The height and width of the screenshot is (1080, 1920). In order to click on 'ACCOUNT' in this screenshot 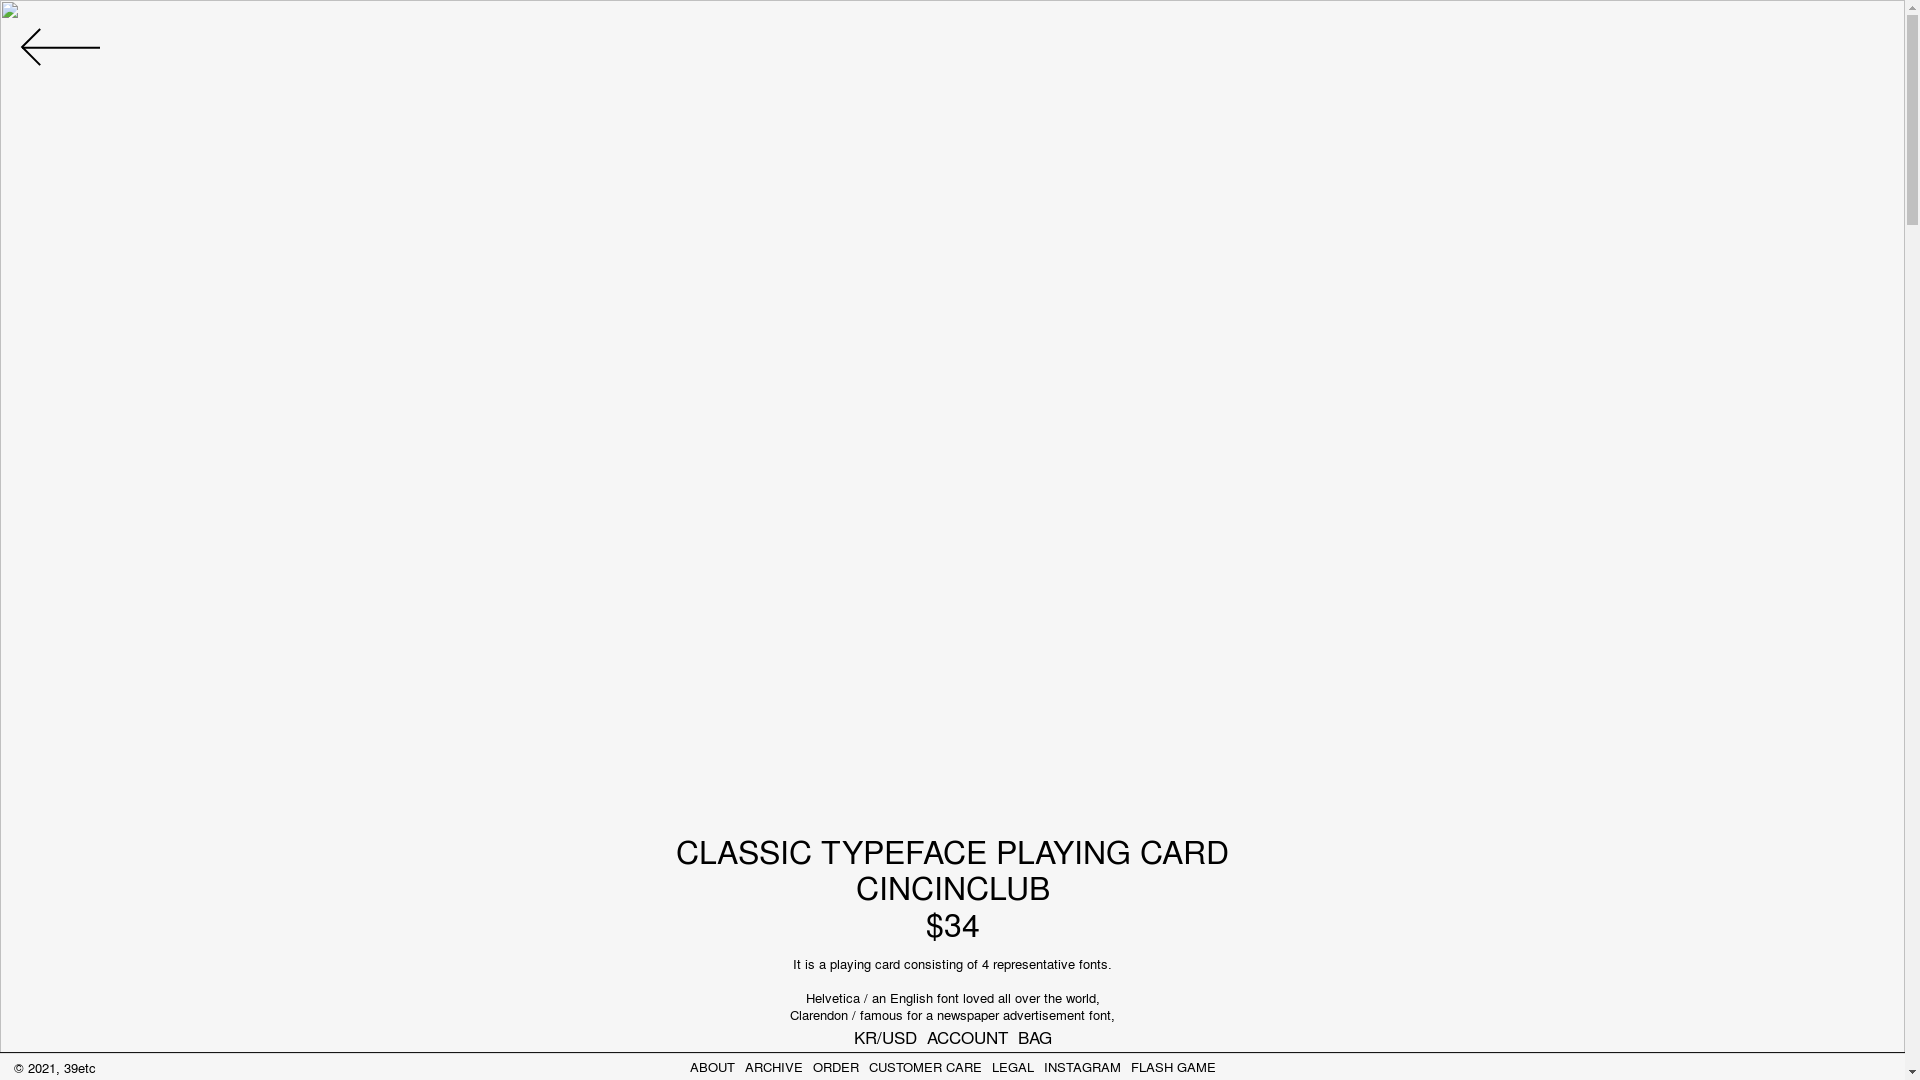, I will do `click(925, 1035)`.